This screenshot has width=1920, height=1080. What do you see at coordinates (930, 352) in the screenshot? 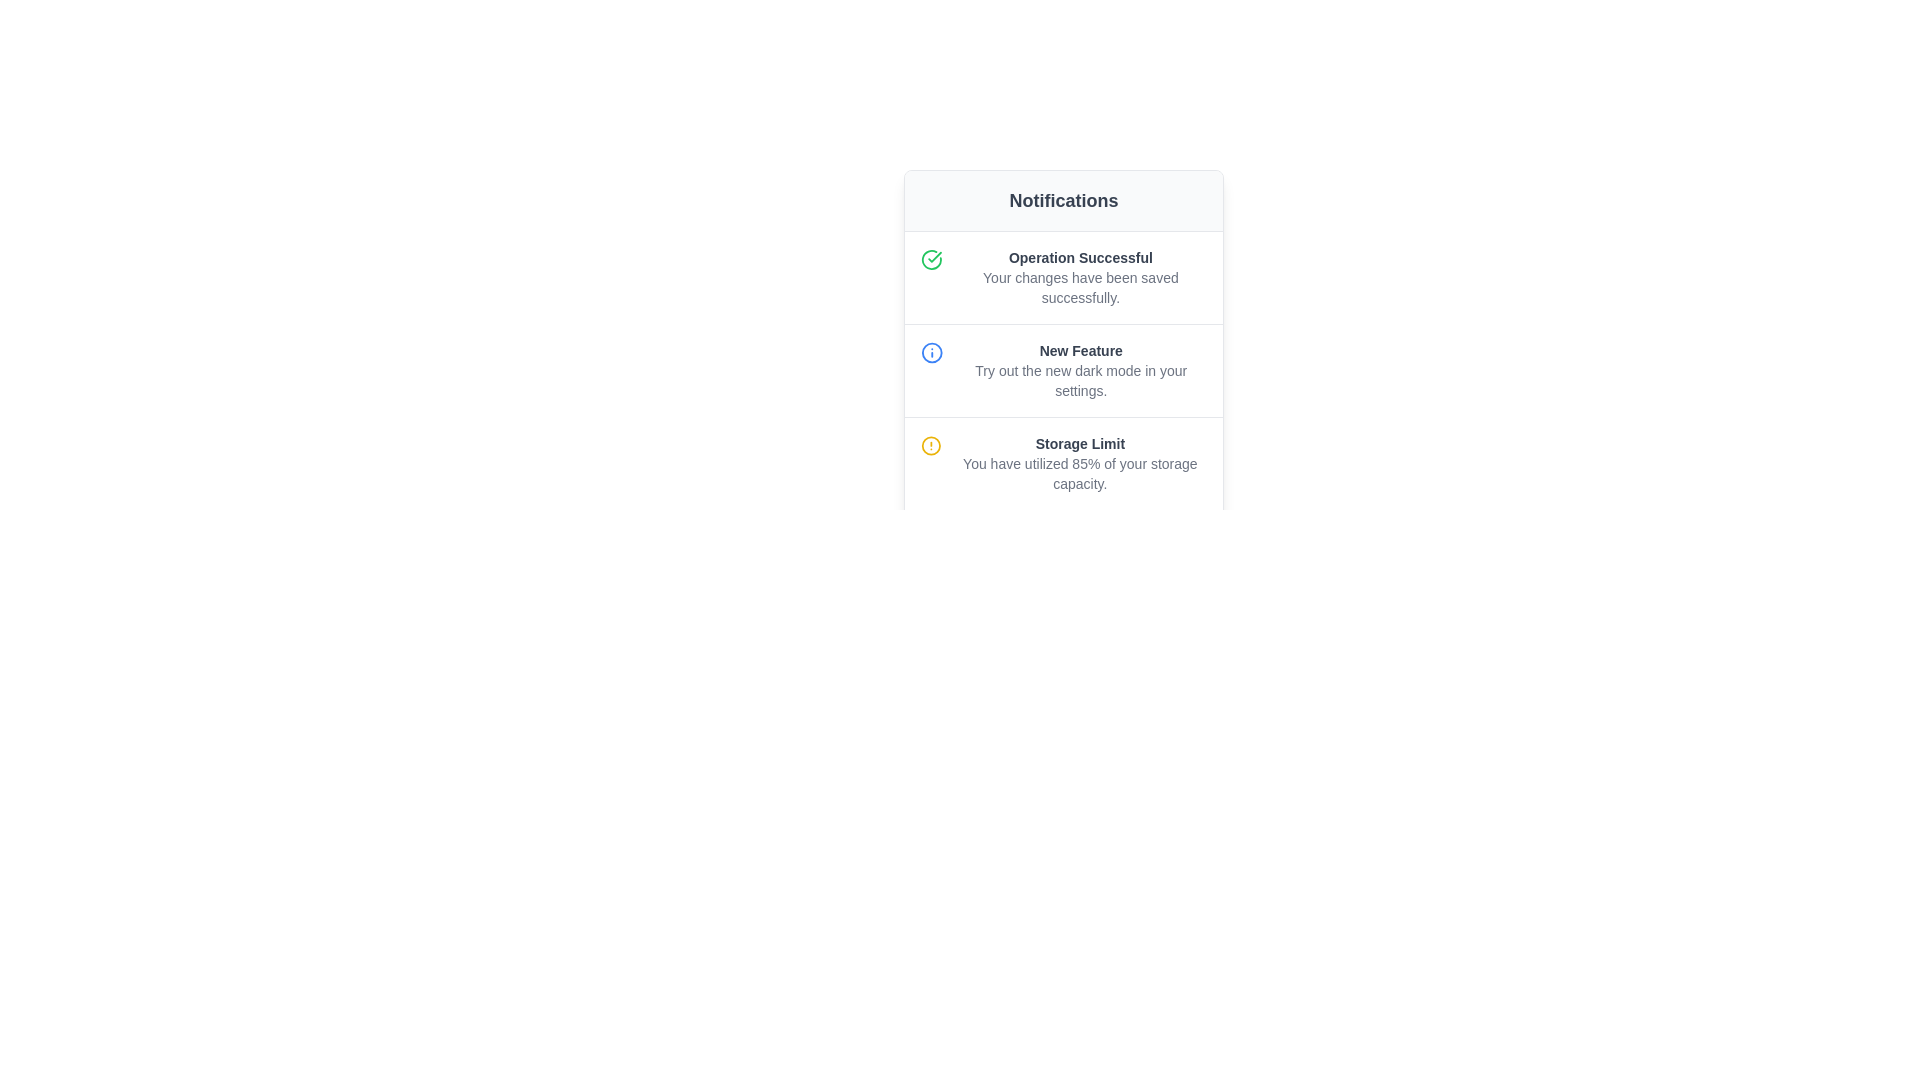
I see `the circular blue outlined icon resembling an information symbol located to the left of the 'New Feature' text in the notification card for potential interaction` at bounding box center [930, 352].